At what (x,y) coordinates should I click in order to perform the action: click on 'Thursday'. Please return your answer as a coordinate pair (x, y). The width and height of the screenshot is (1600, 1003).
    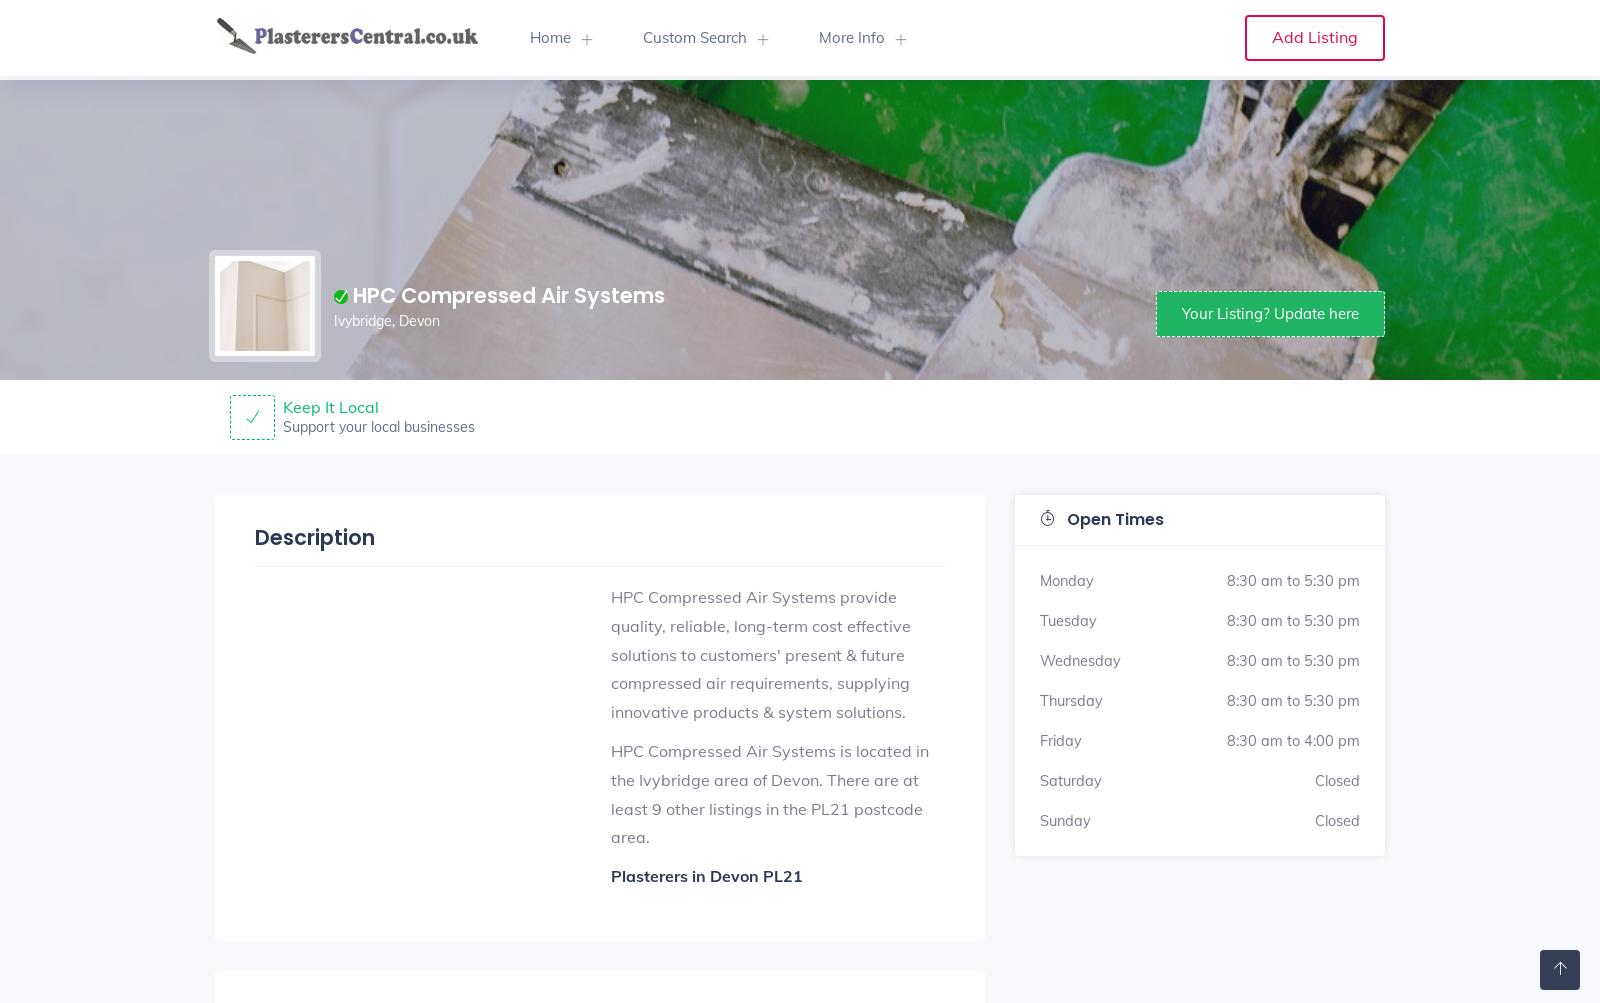
    Looking at the image, I should click on (1071, 700).